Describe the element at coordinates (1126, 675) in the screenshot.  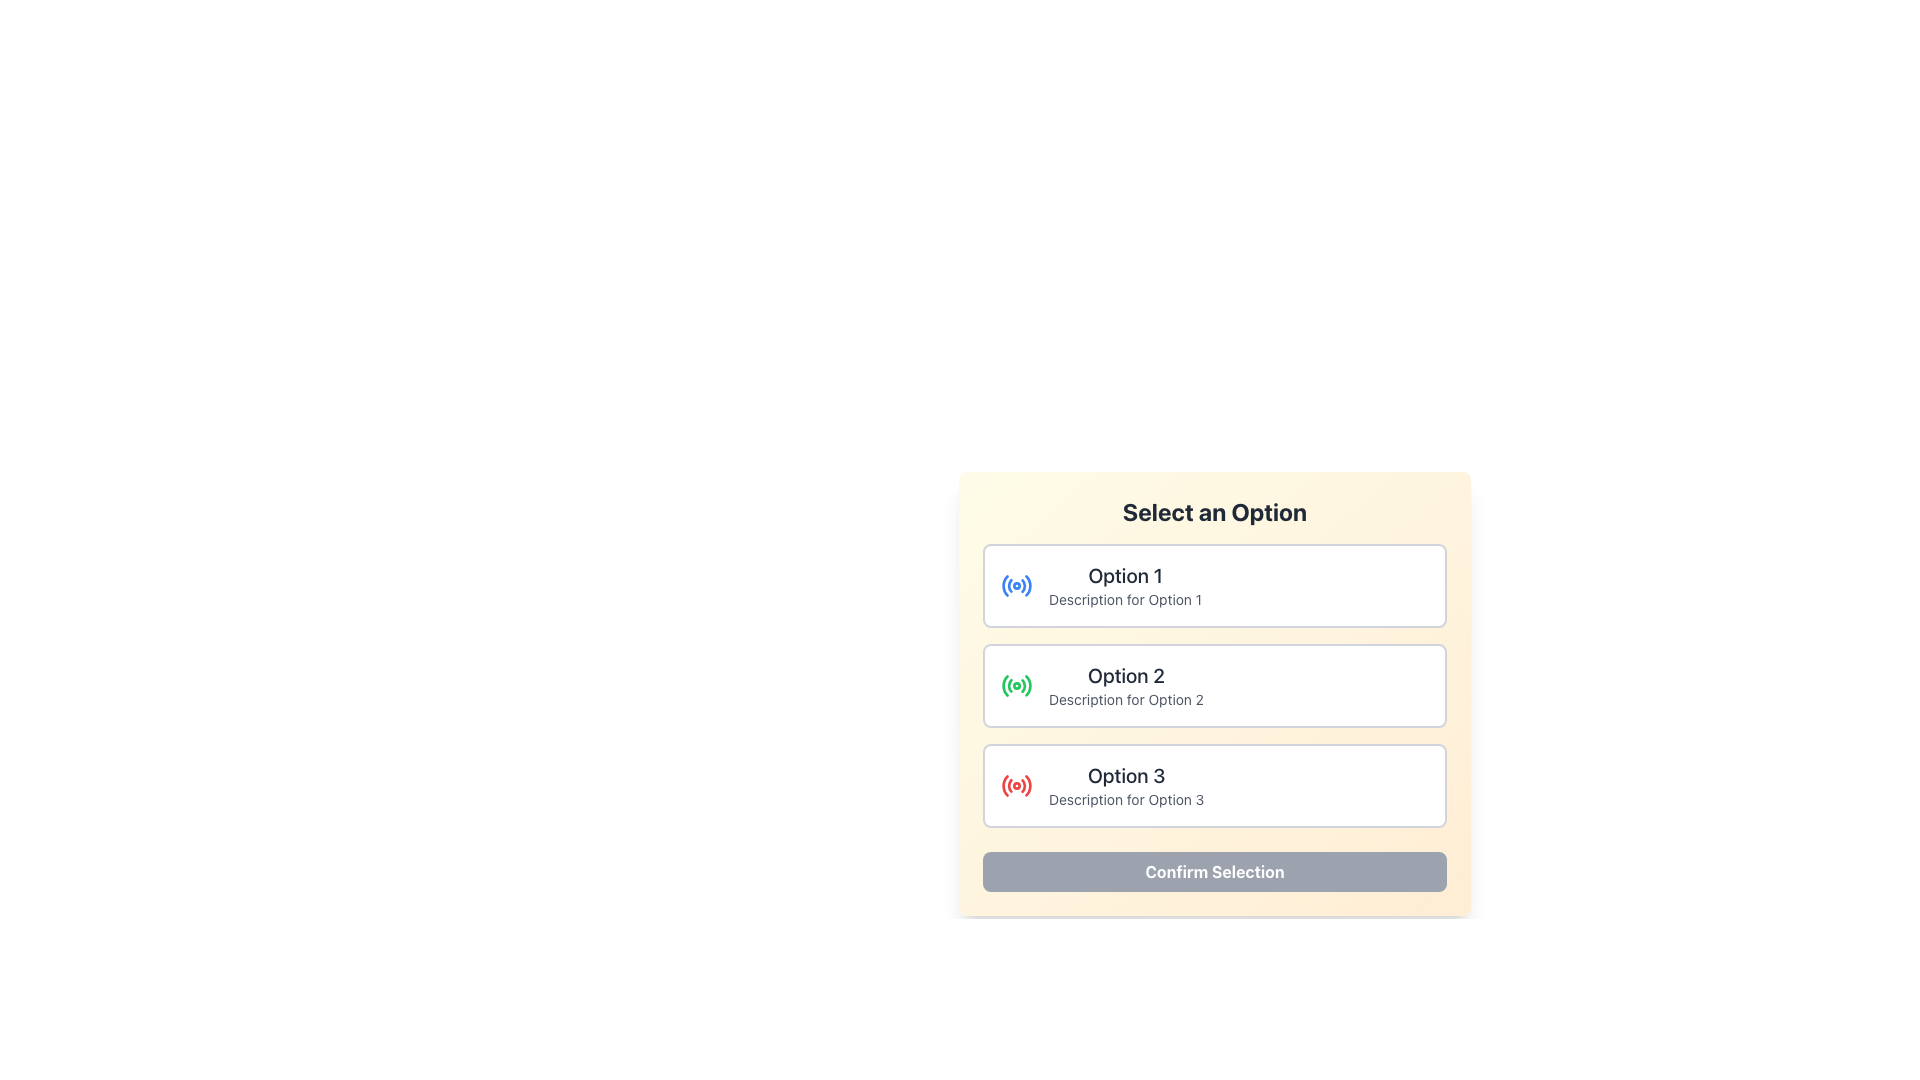
I see `the title text of the second selectable option in the list, which is part of the clickable option block containing 'Option 2'` at that location.